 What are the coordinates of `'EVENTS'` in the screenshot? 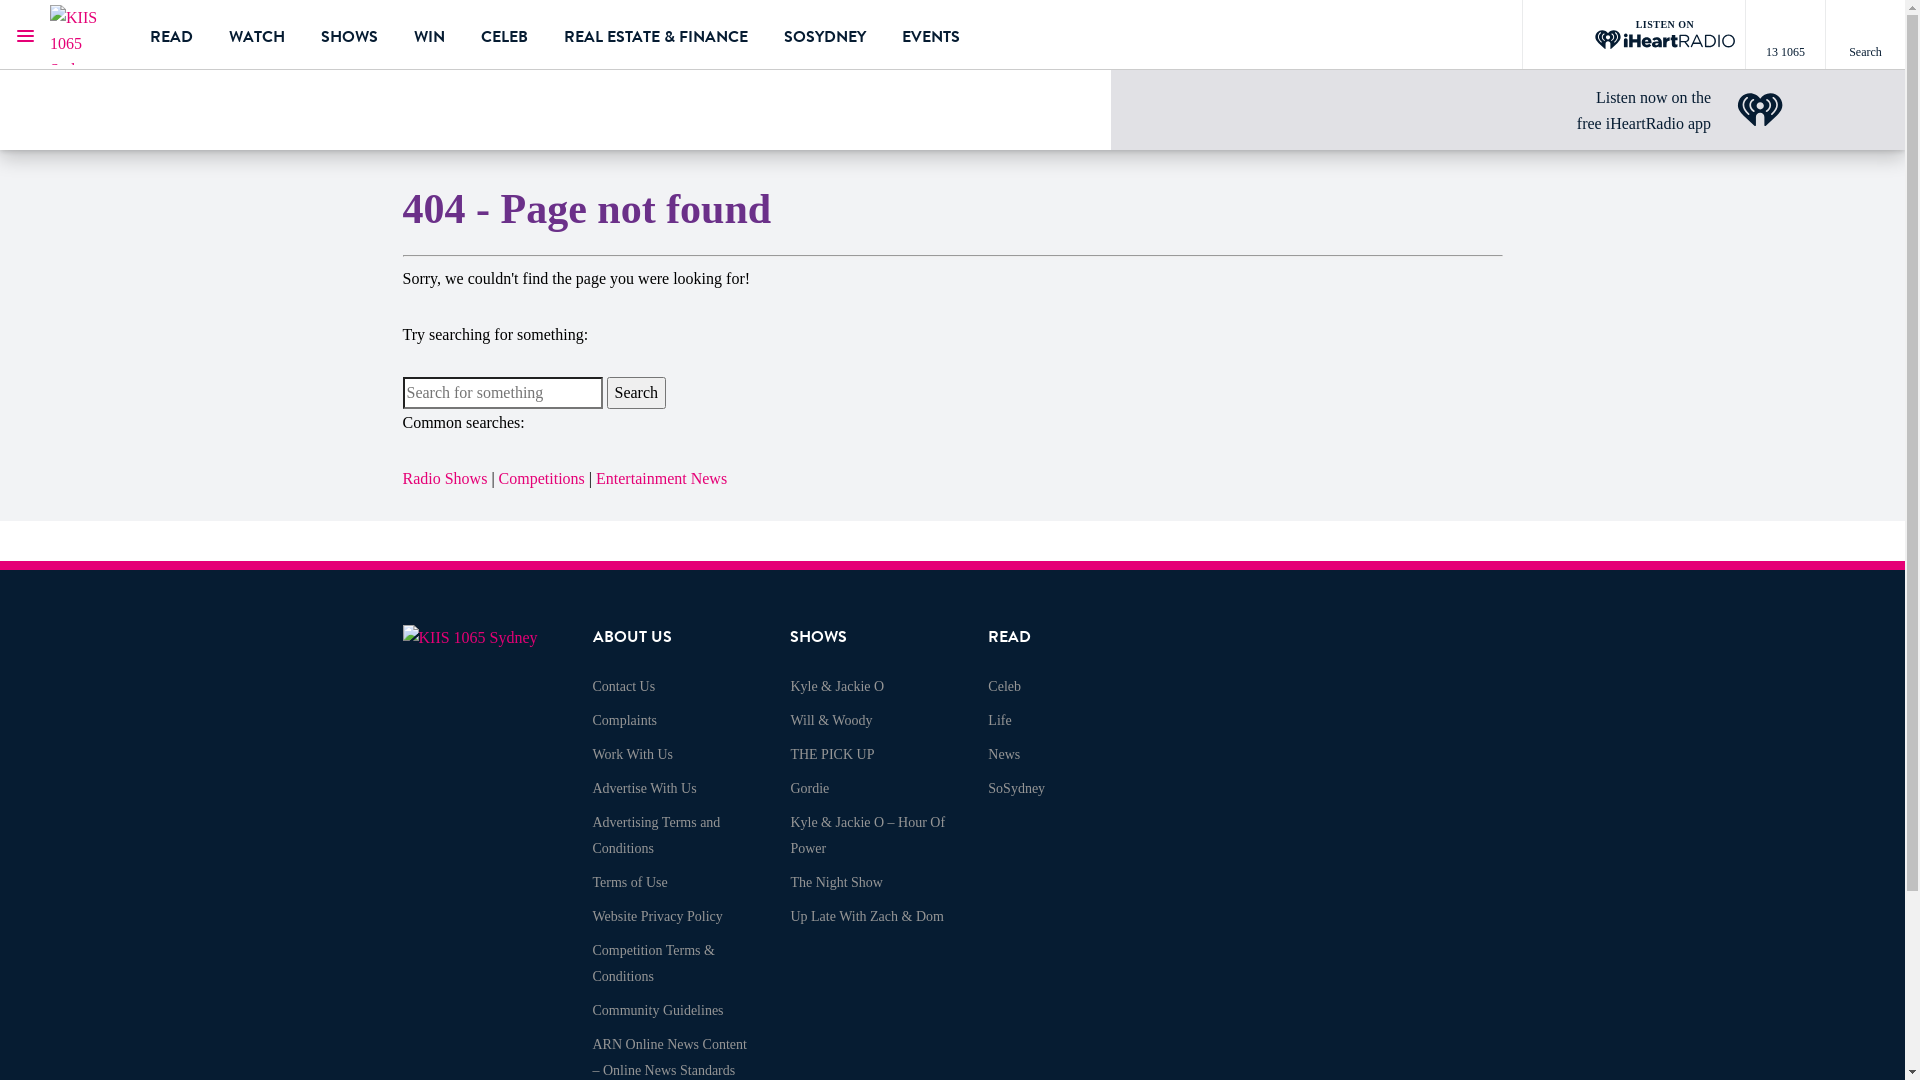 It's located at (930, 34).